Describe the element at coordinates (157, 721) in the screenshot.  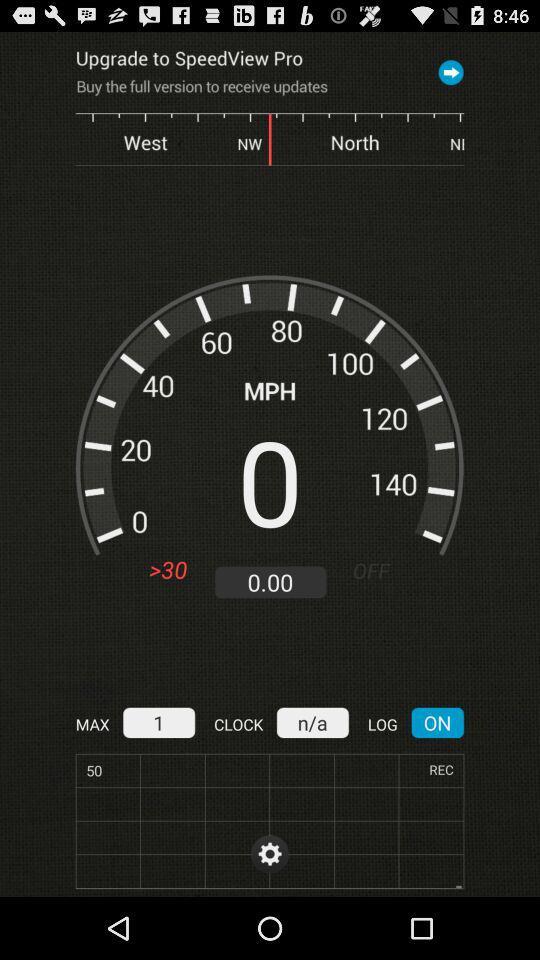
I see `the app below >30 icon` at that location.